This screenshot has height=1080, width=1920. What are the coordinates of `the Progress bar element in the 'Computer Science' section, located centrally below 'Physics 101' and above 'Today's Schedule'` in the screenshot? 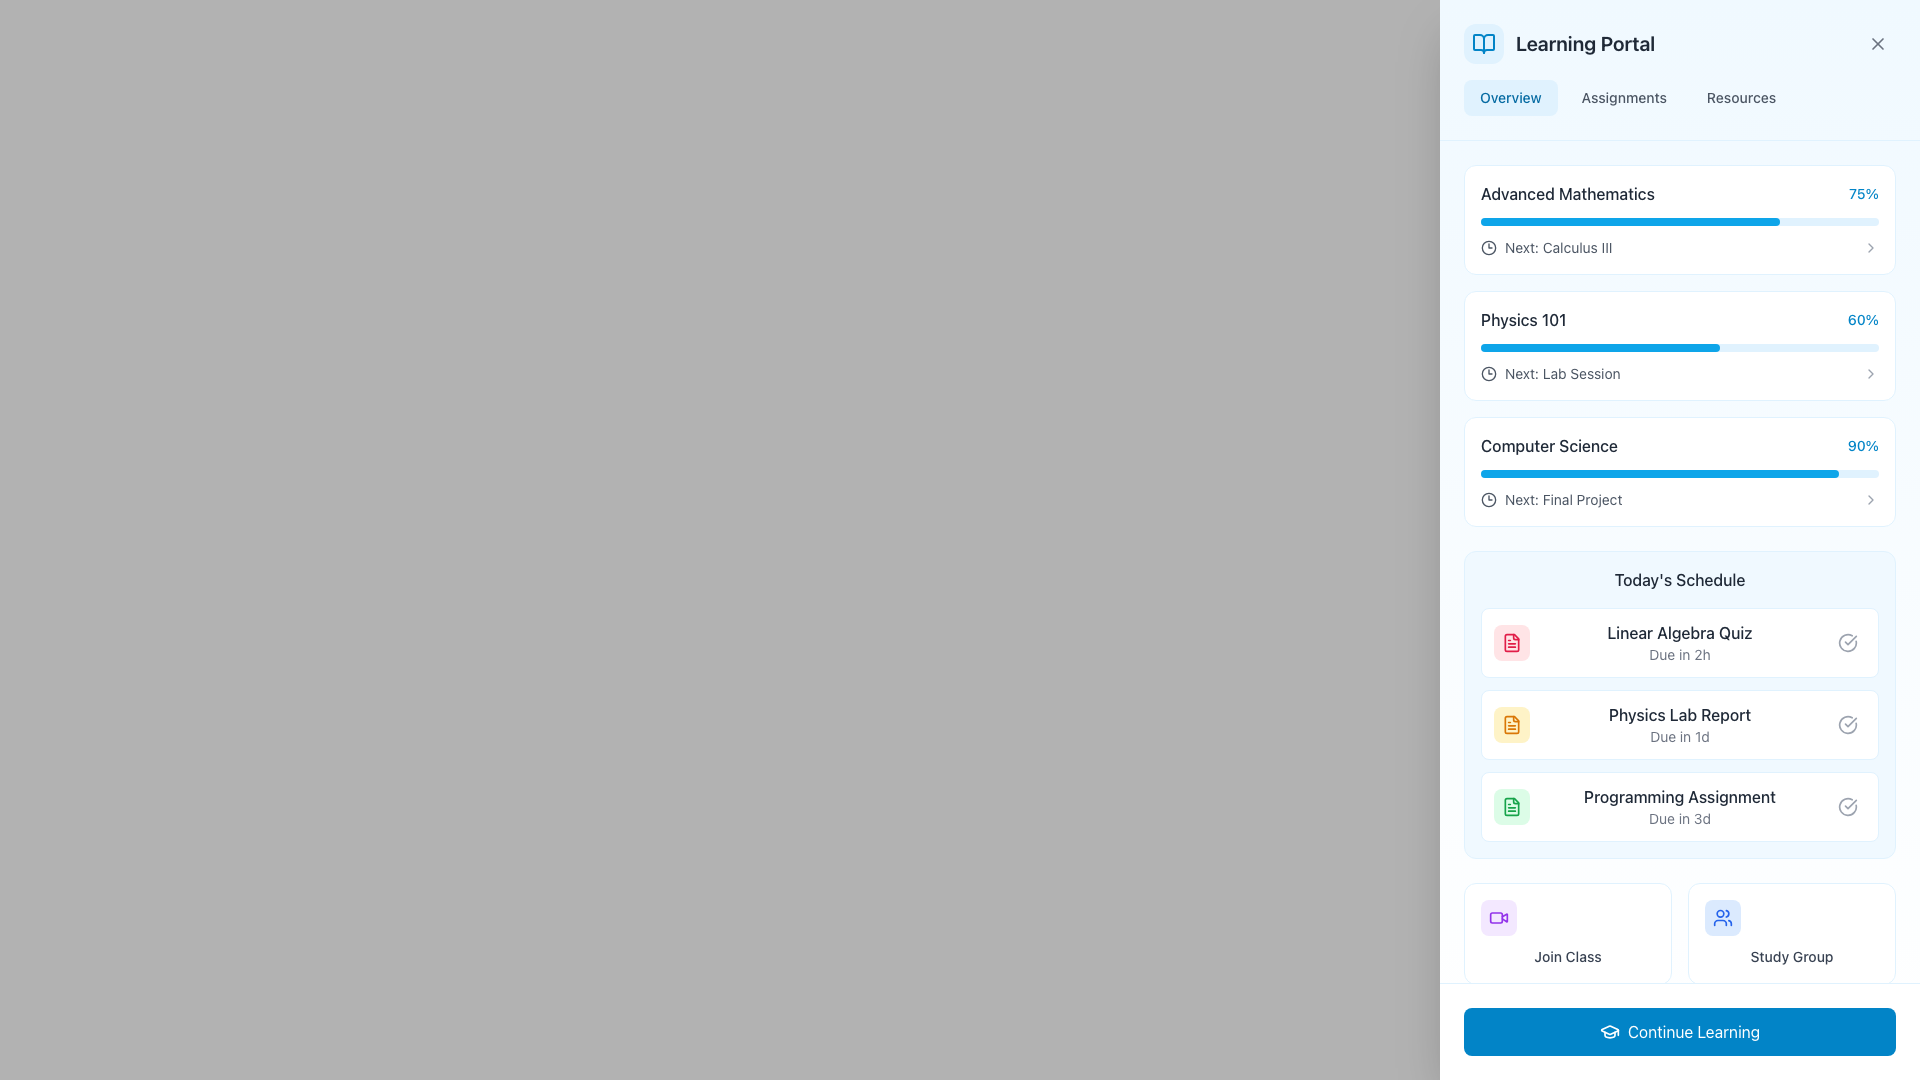 It's located at (1660, 474).